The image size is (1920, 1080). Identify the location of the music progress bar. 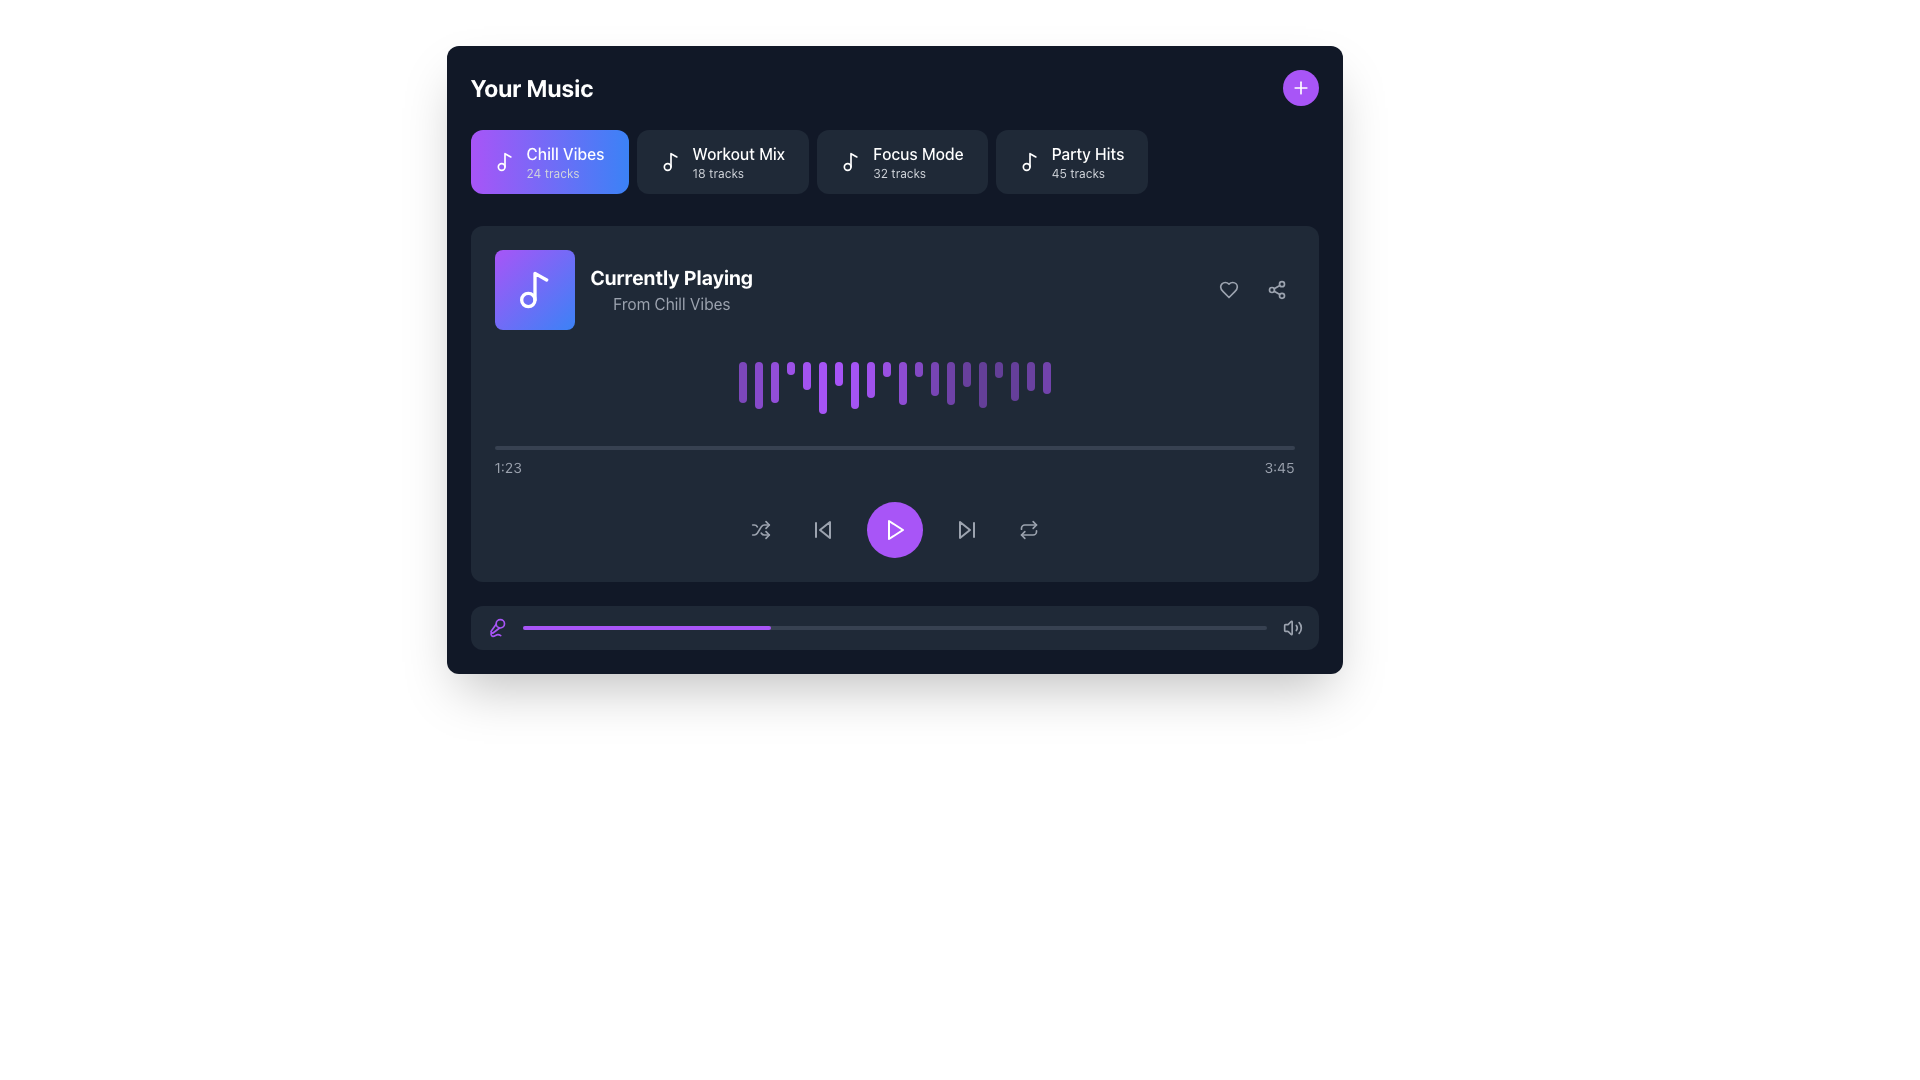
(522, 627).